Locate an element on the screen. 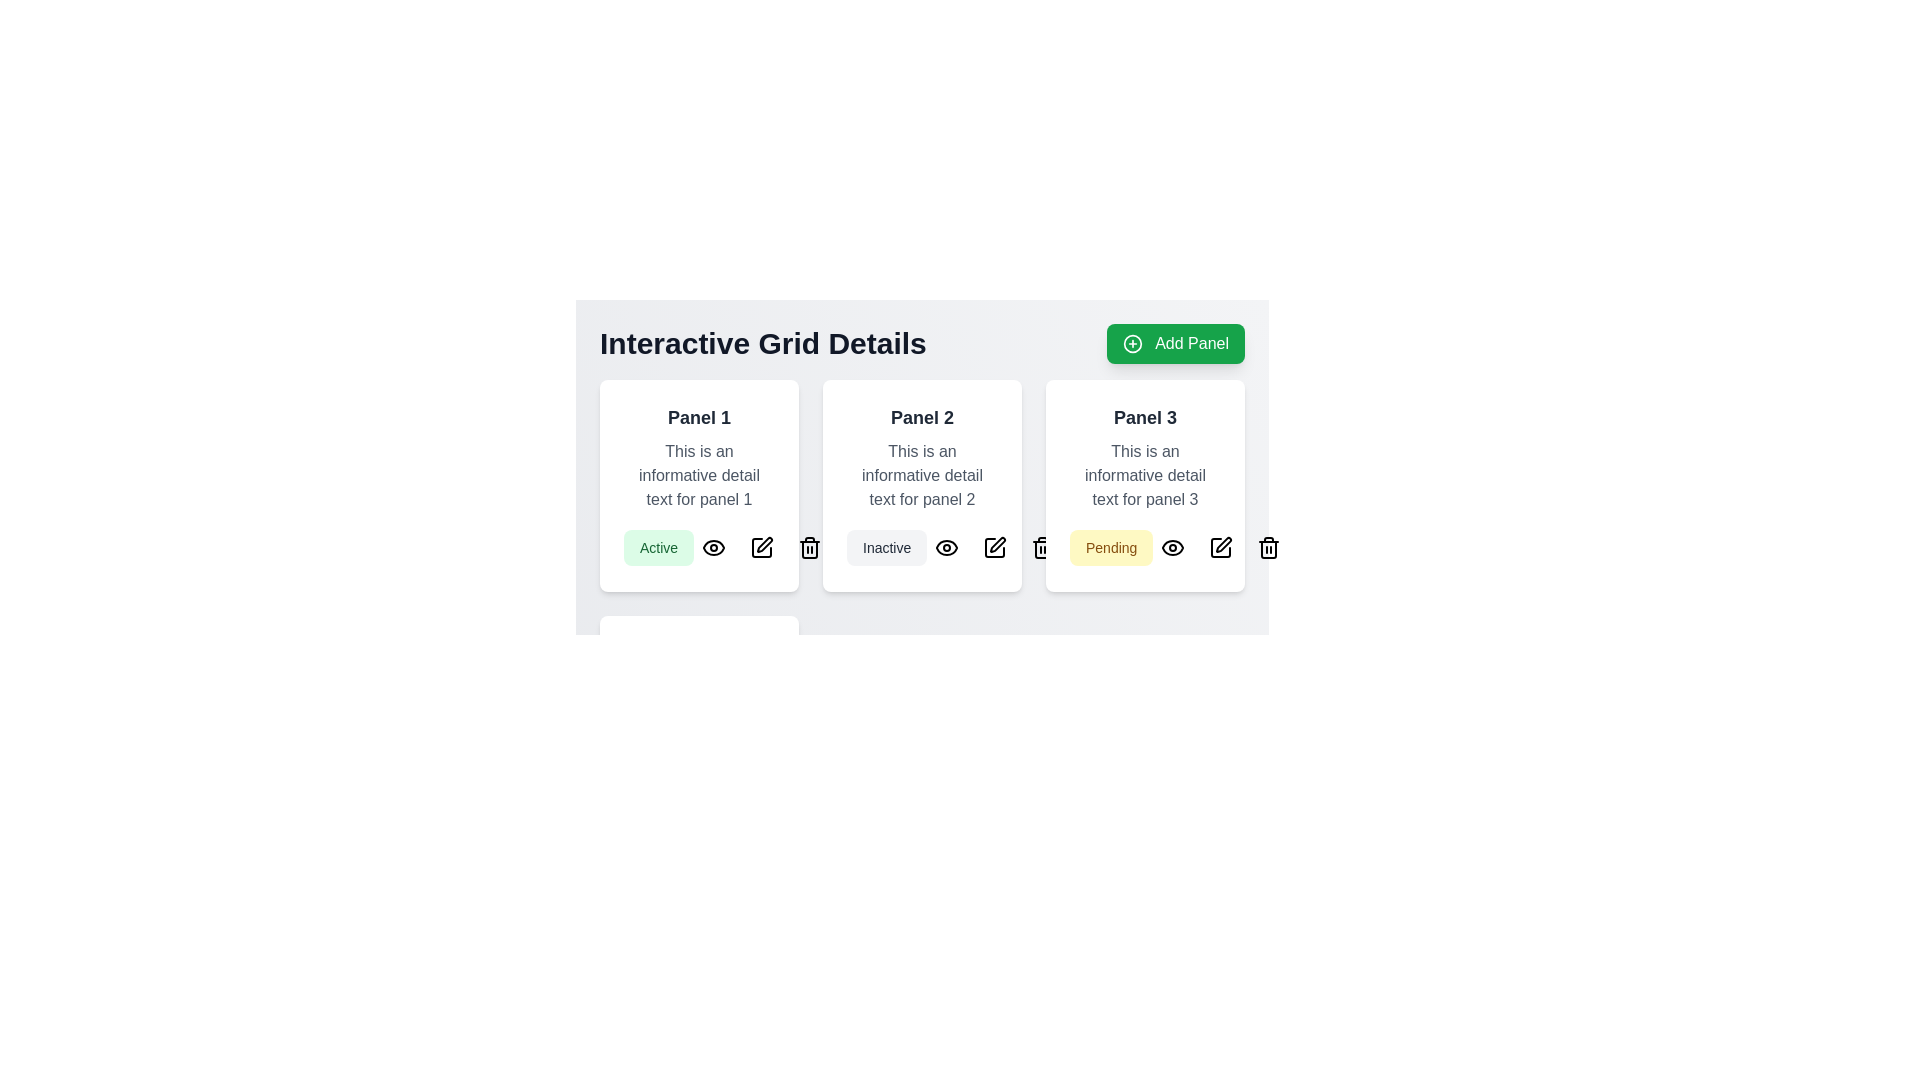 This screenshot has height=1080, width=1920. the eye icon representing the visibility function under 'Panel 2' is located at coordinates (946, 547).